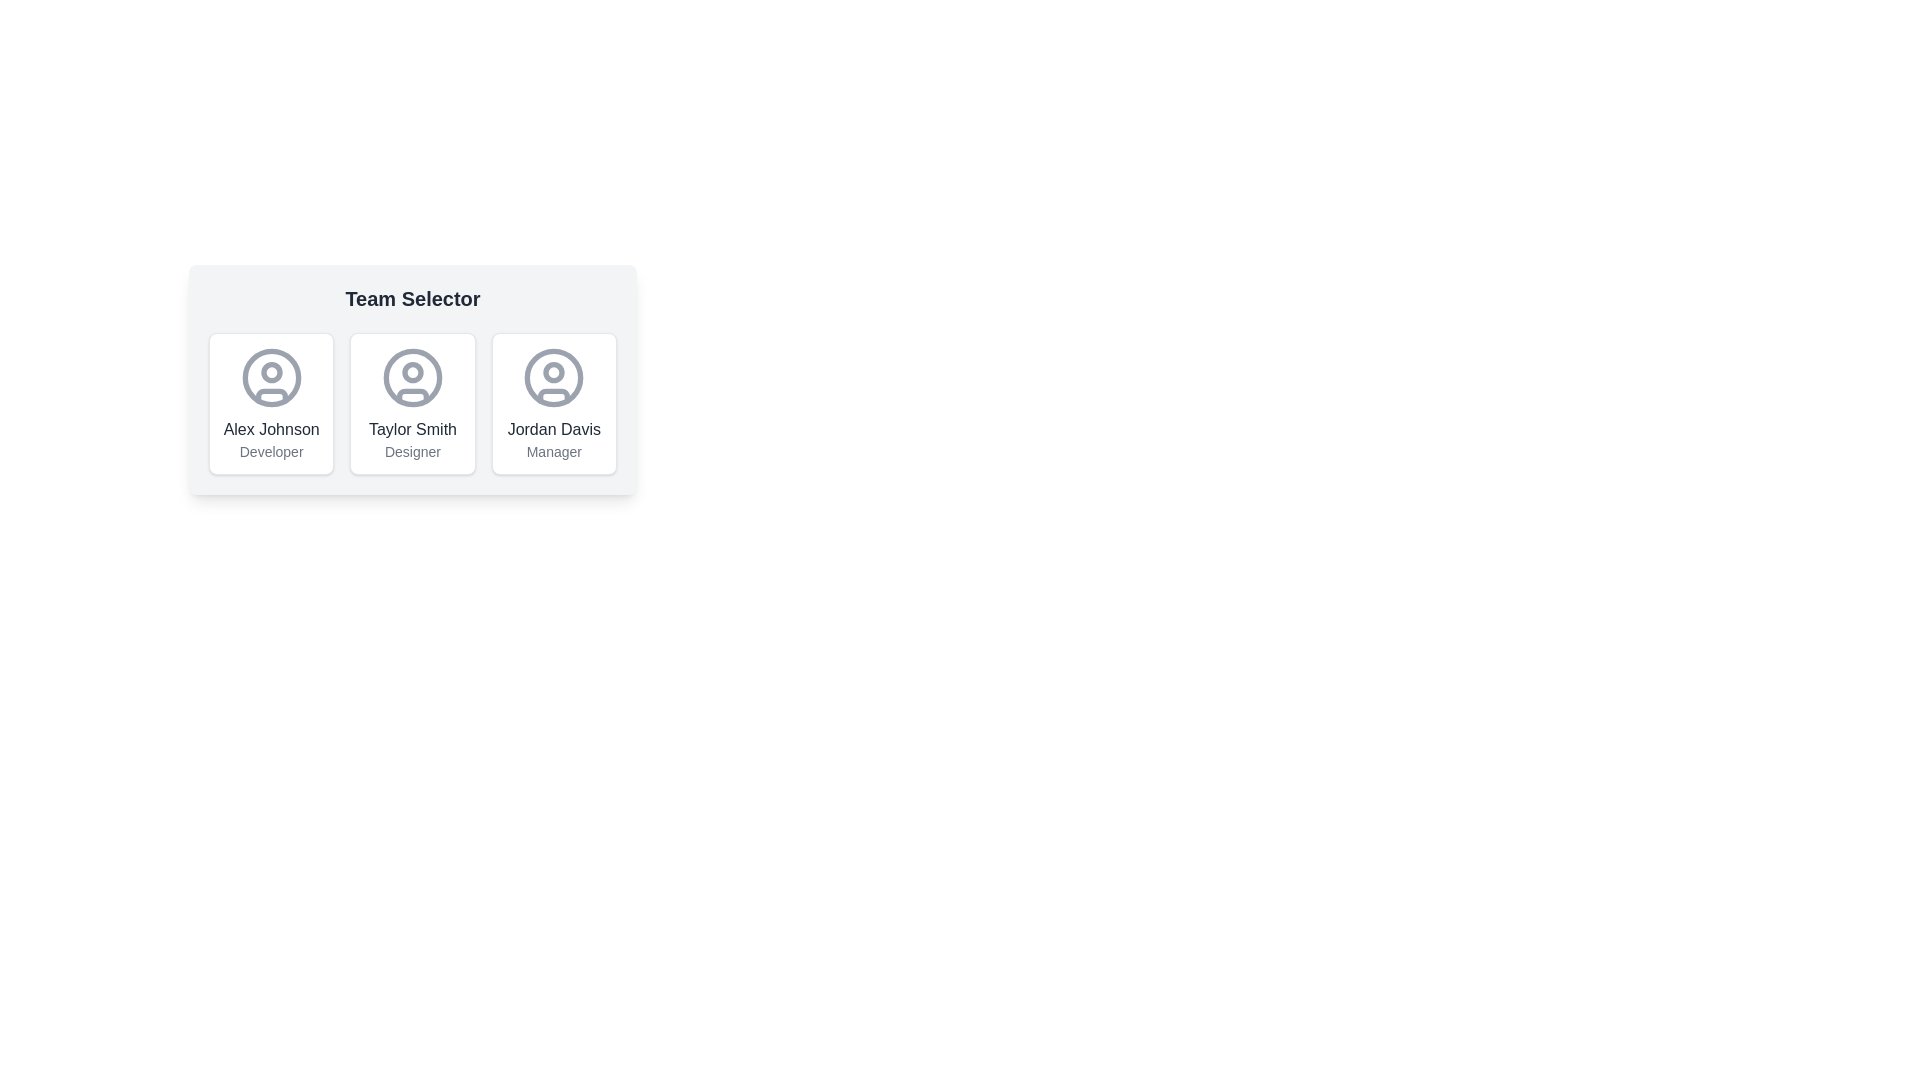 The height and width of the screenshot is (1080, 1920). Describe the element at coordinates (554, 378) in the screenshot. I see `the user avatar icon representing 'Jordan Davis' located in the rightmost profile card under the 'Team Selector' section` at that location.